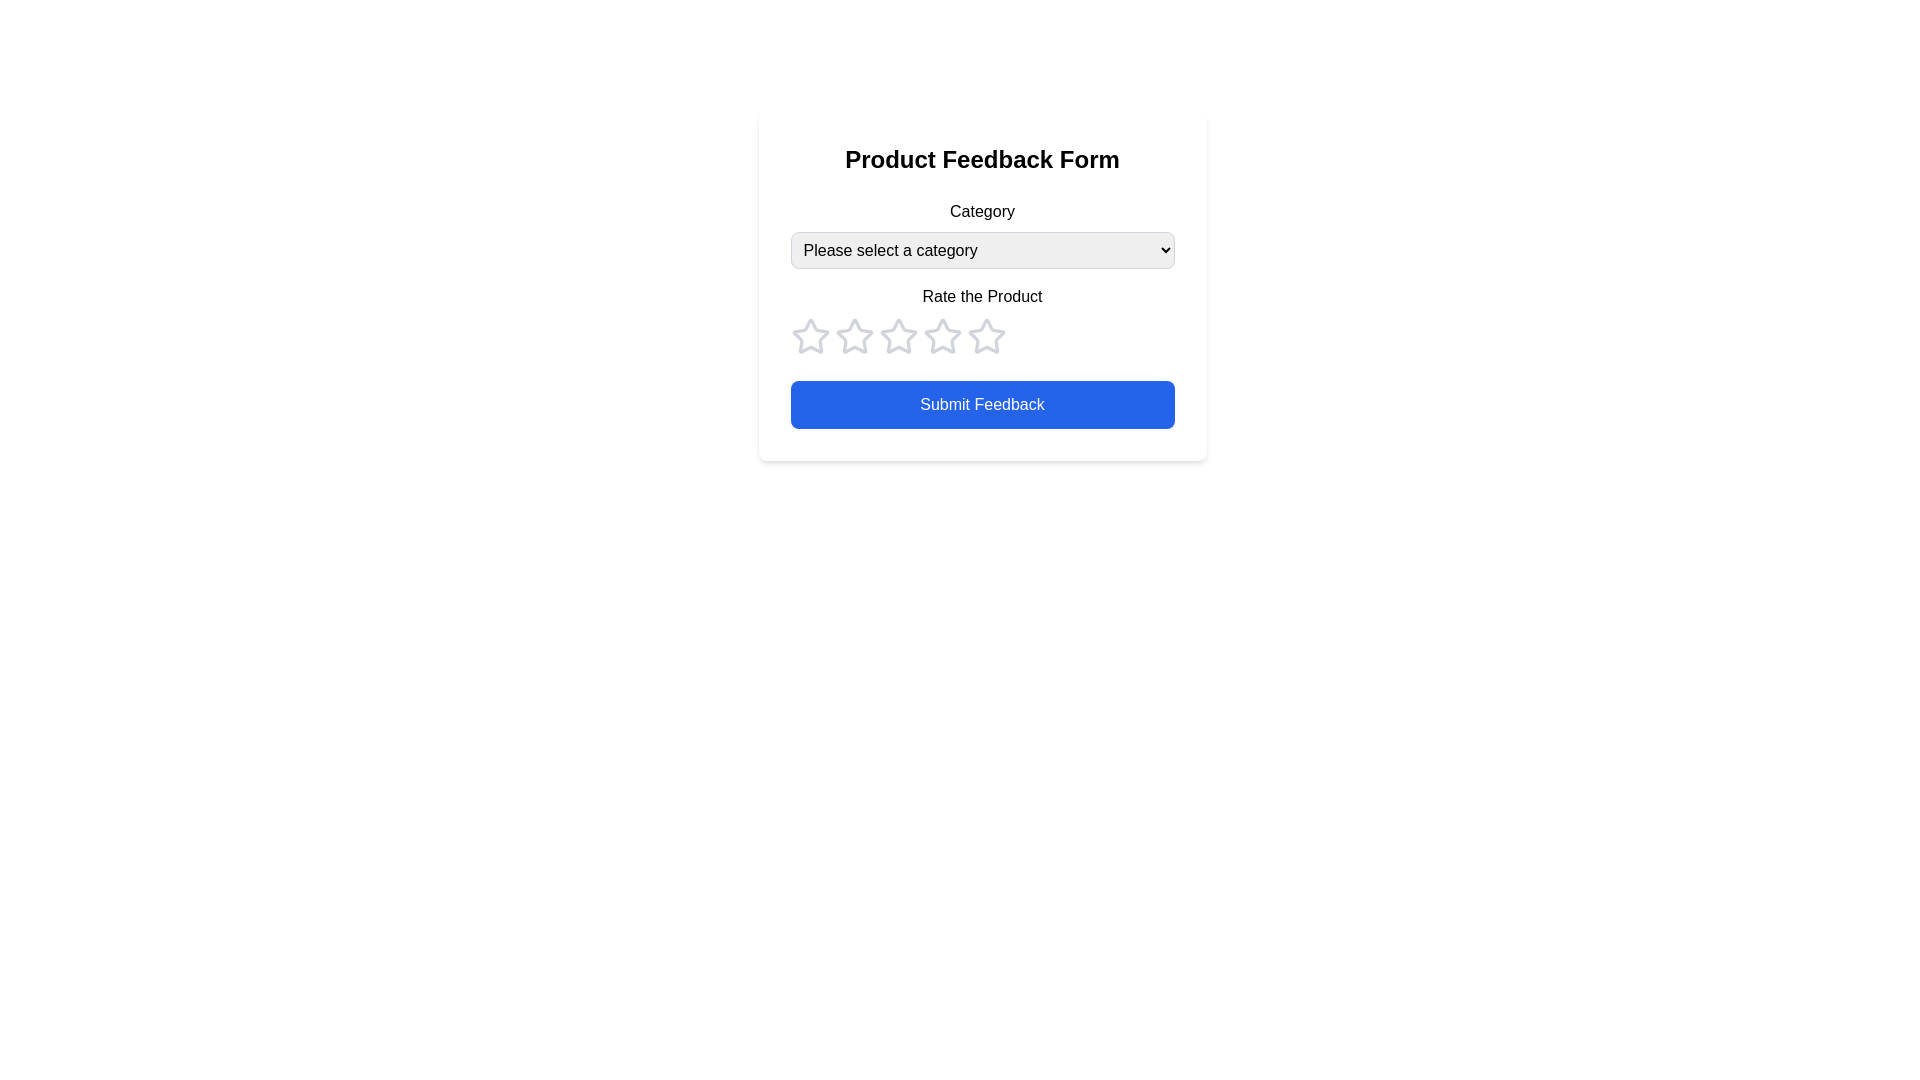 The image size is (1920, 1080). What do you see at coordinates (982, 212) in the screenshot?
I see `the static text label indicating the purpose of the dropdown menu, located at the top center of the form interface` at bounding box center [982, 212].